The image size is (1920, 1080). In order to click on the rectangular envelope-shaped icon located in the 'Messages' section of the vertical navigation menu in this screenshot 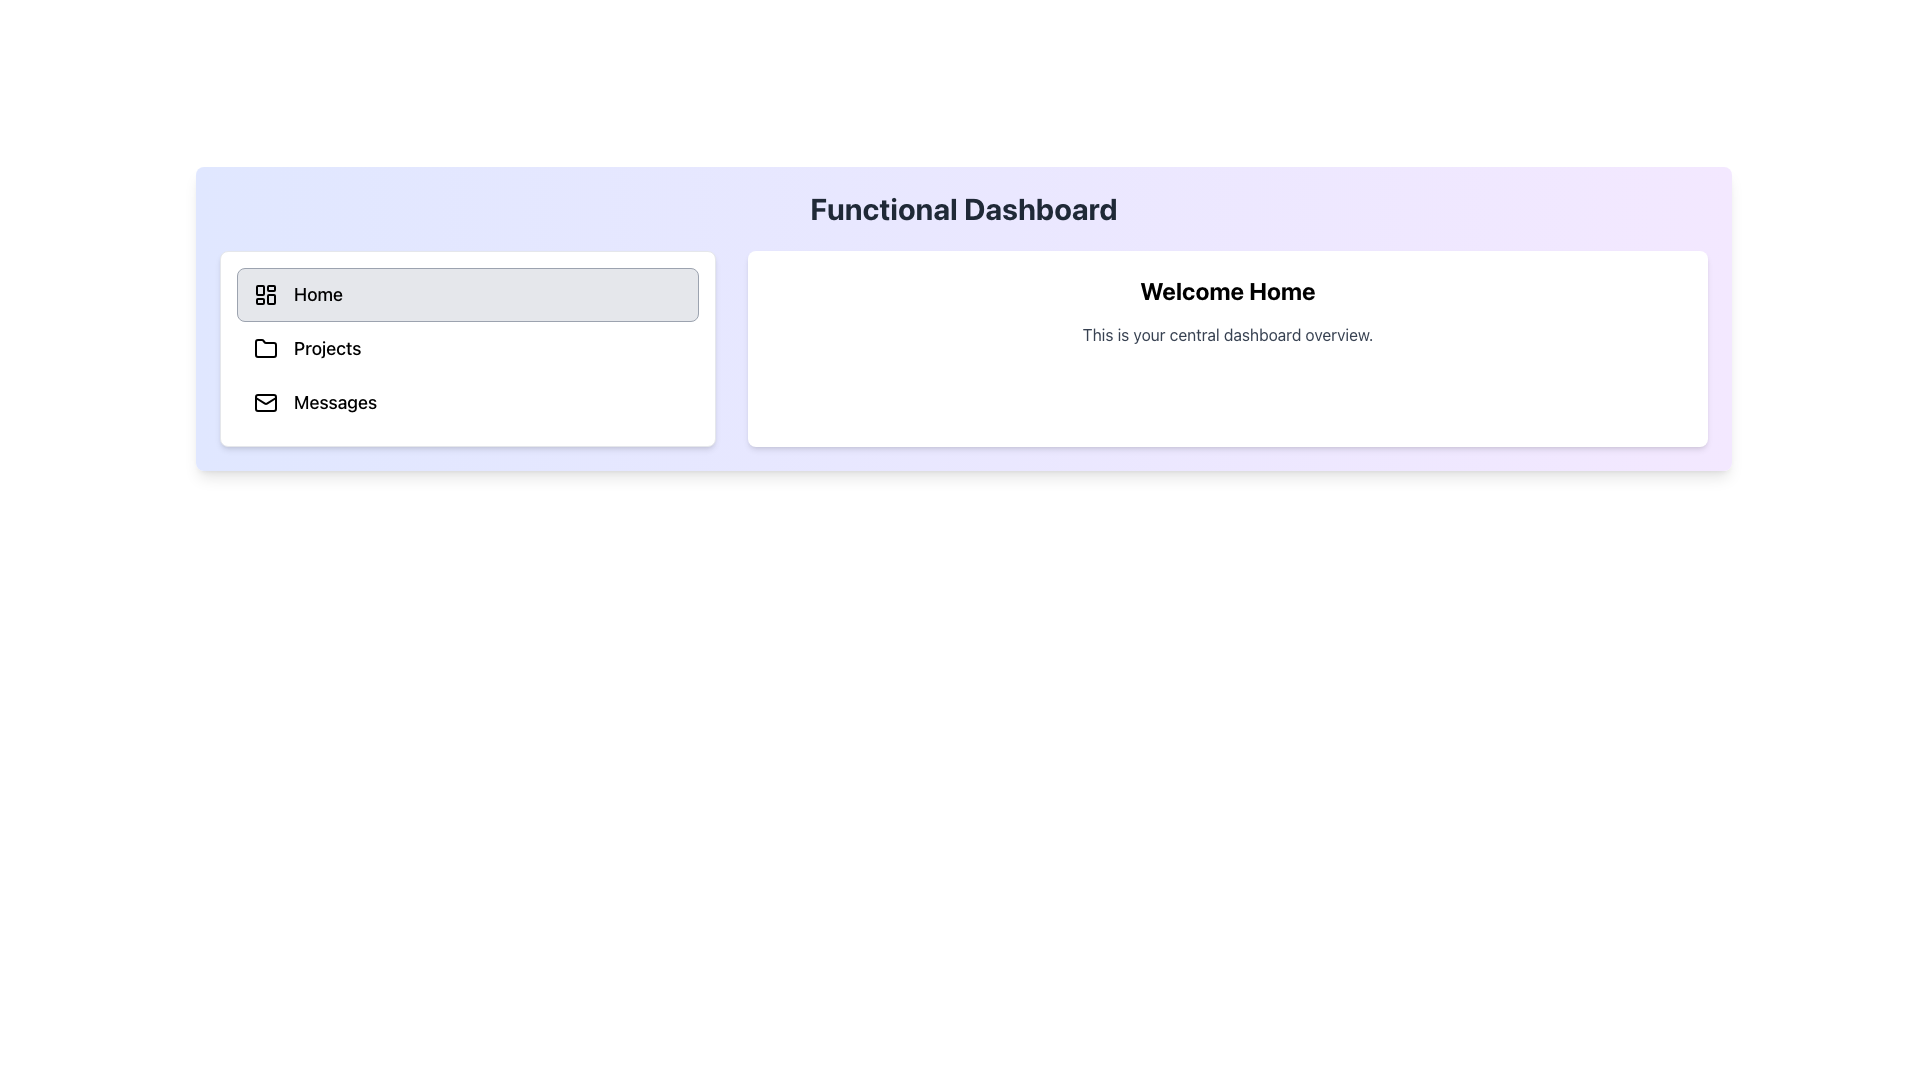, I will do `click(264, 402)`.